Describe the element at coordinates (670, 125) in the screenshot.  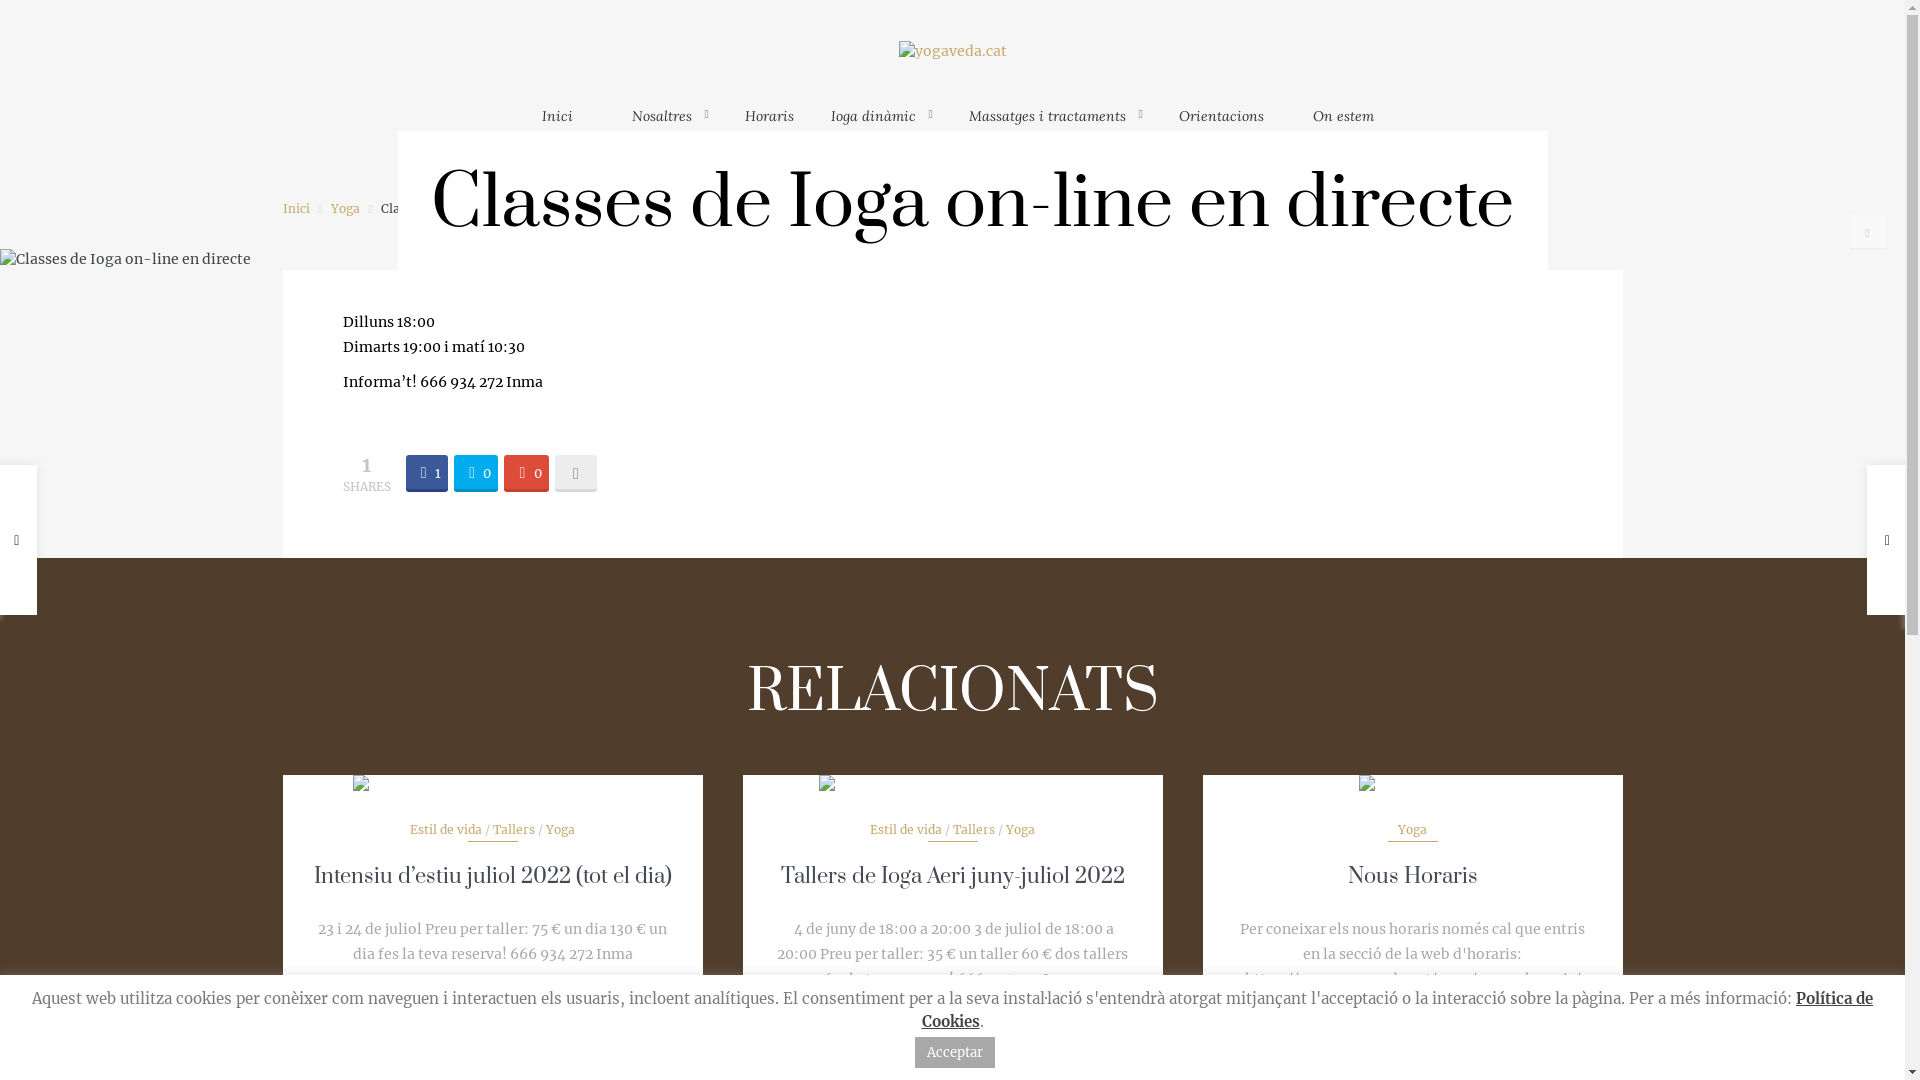
I see `'Nosaltres` at that location.